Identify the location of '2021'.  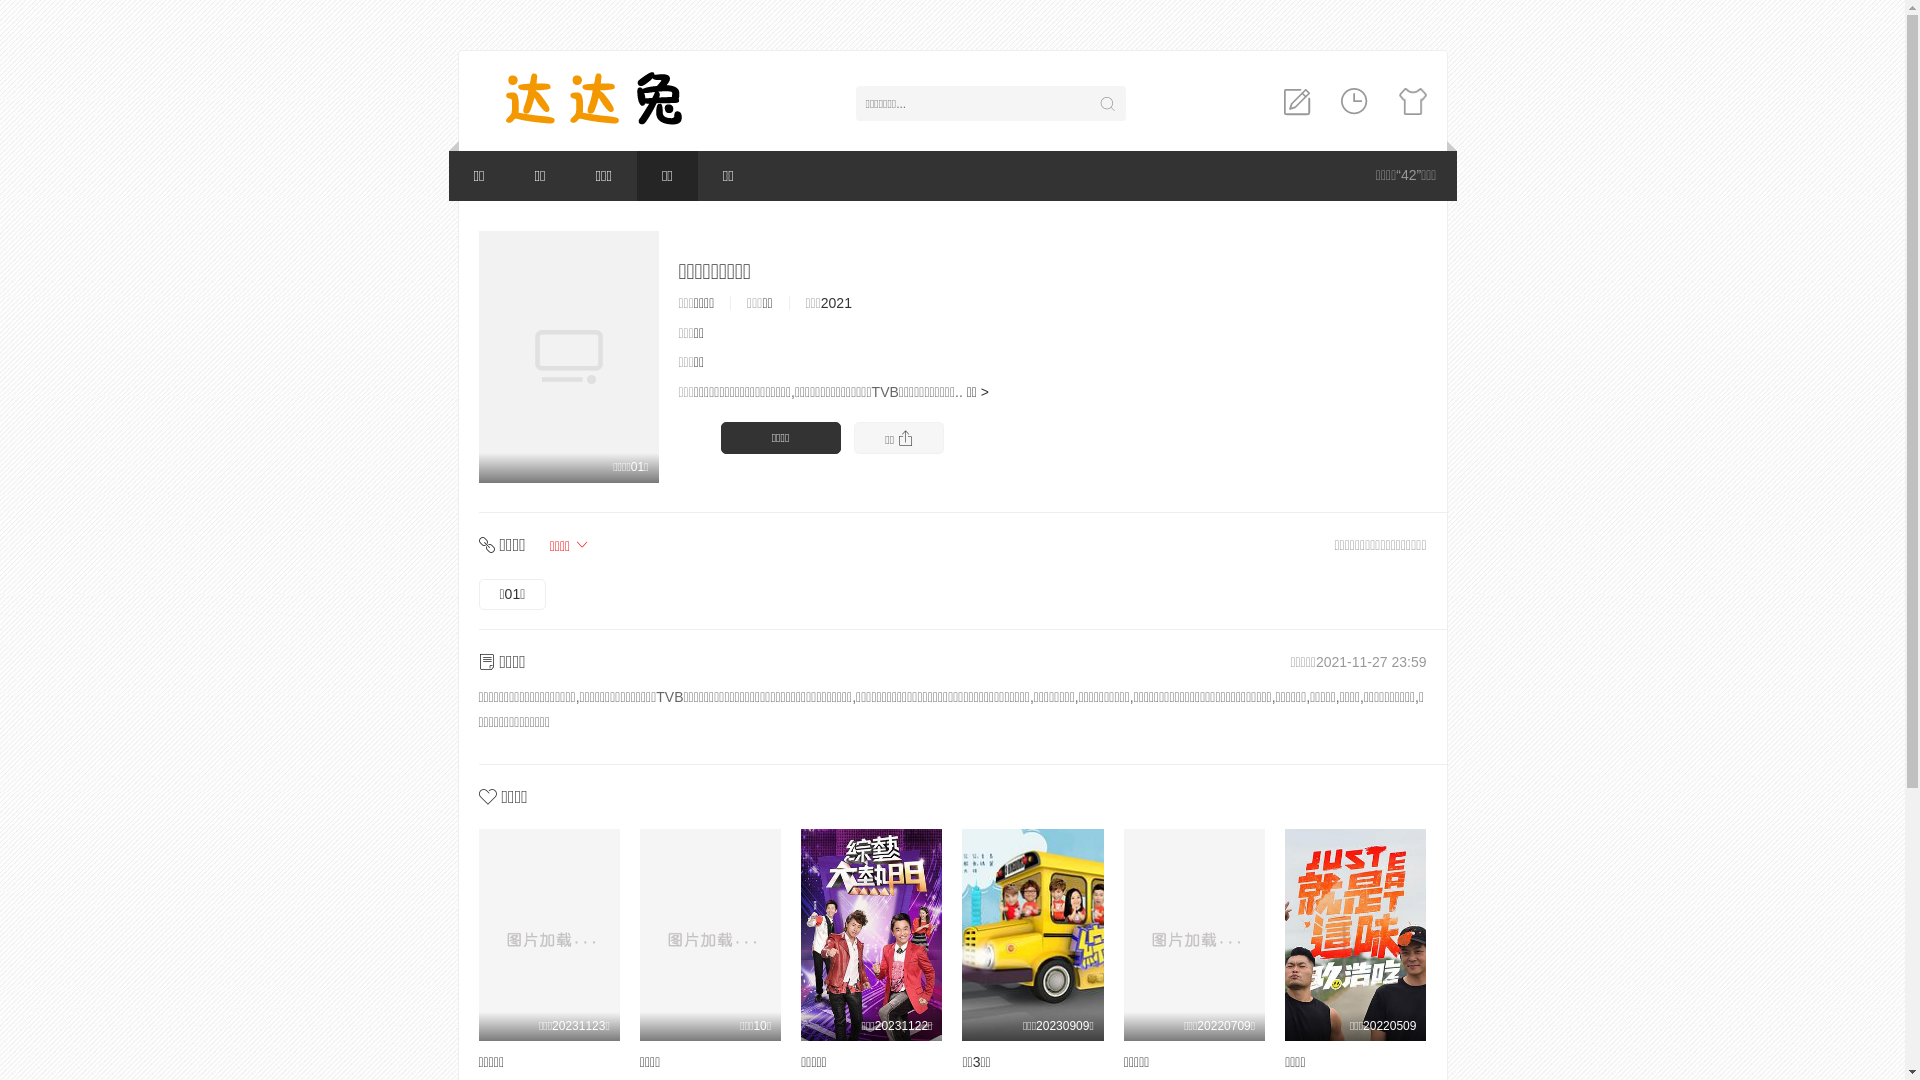
(836, 303).